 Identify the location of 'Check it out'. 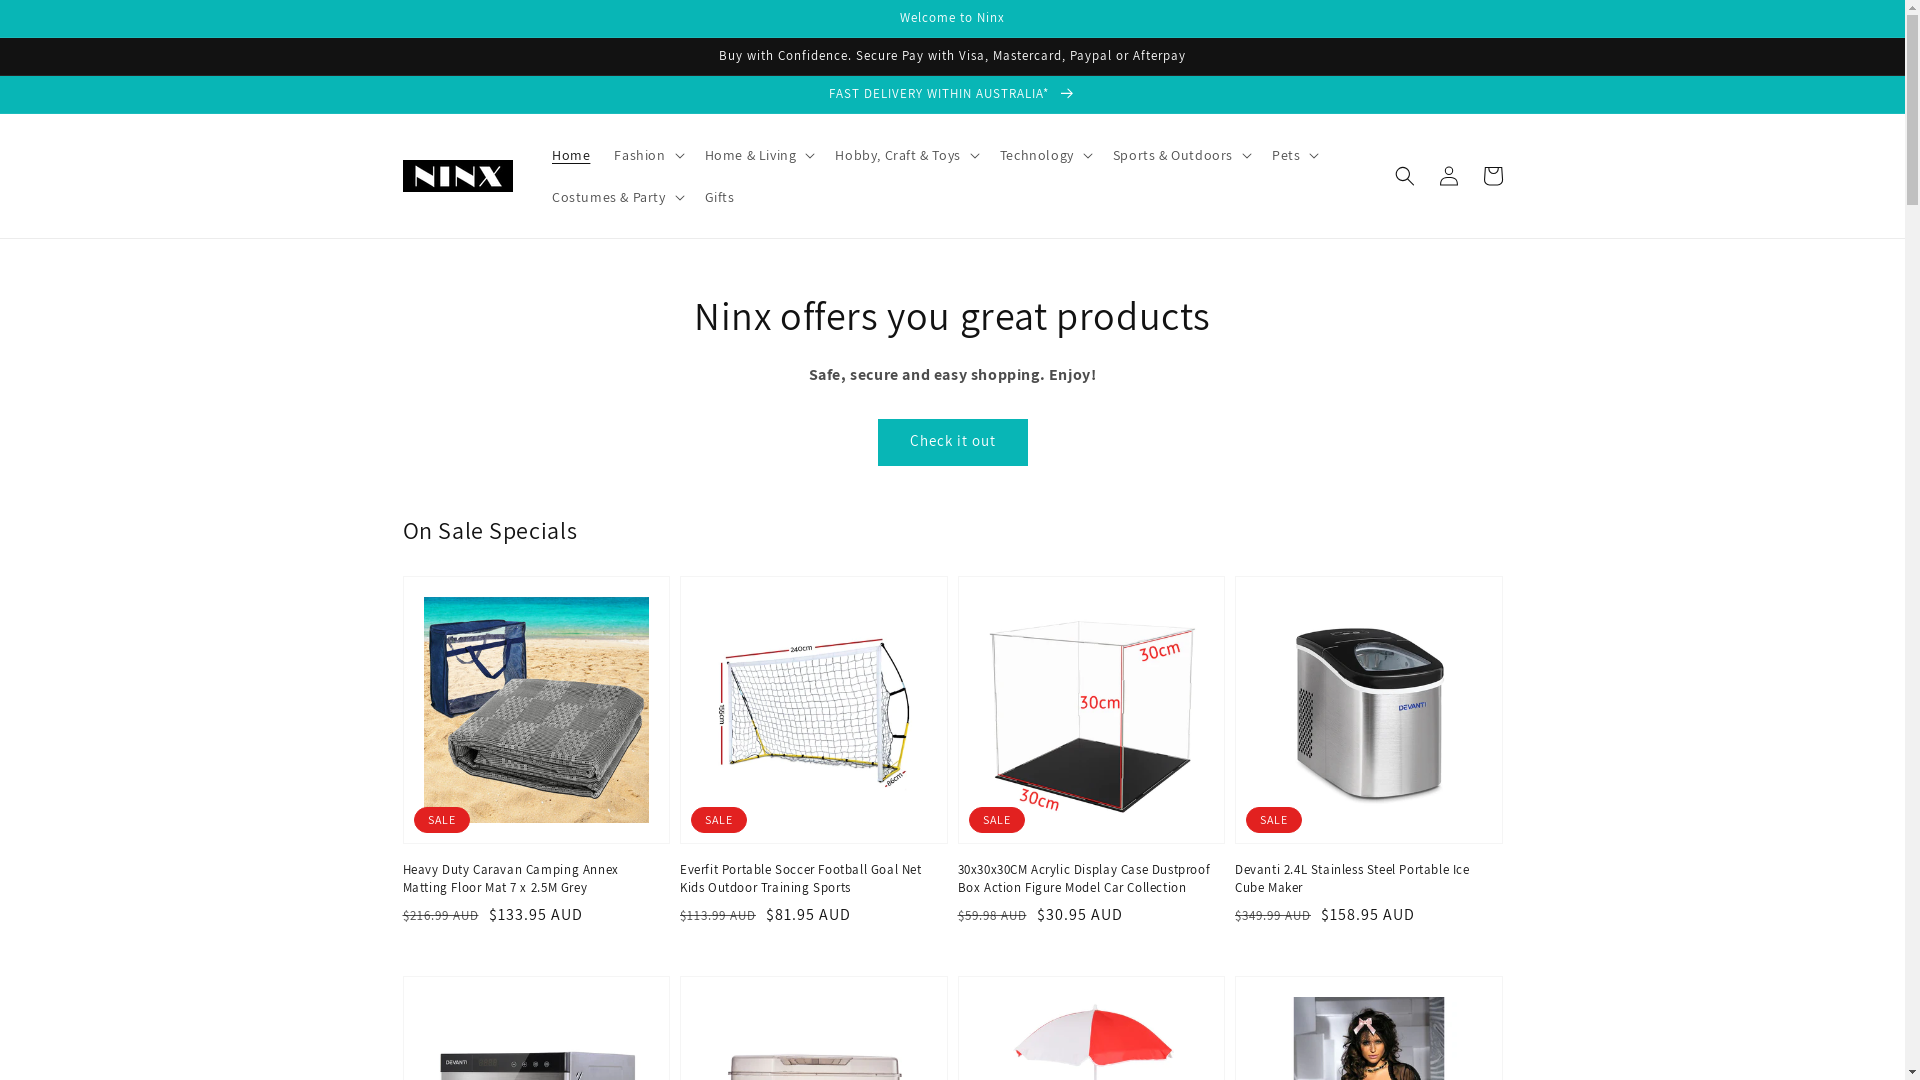
(950, 441).